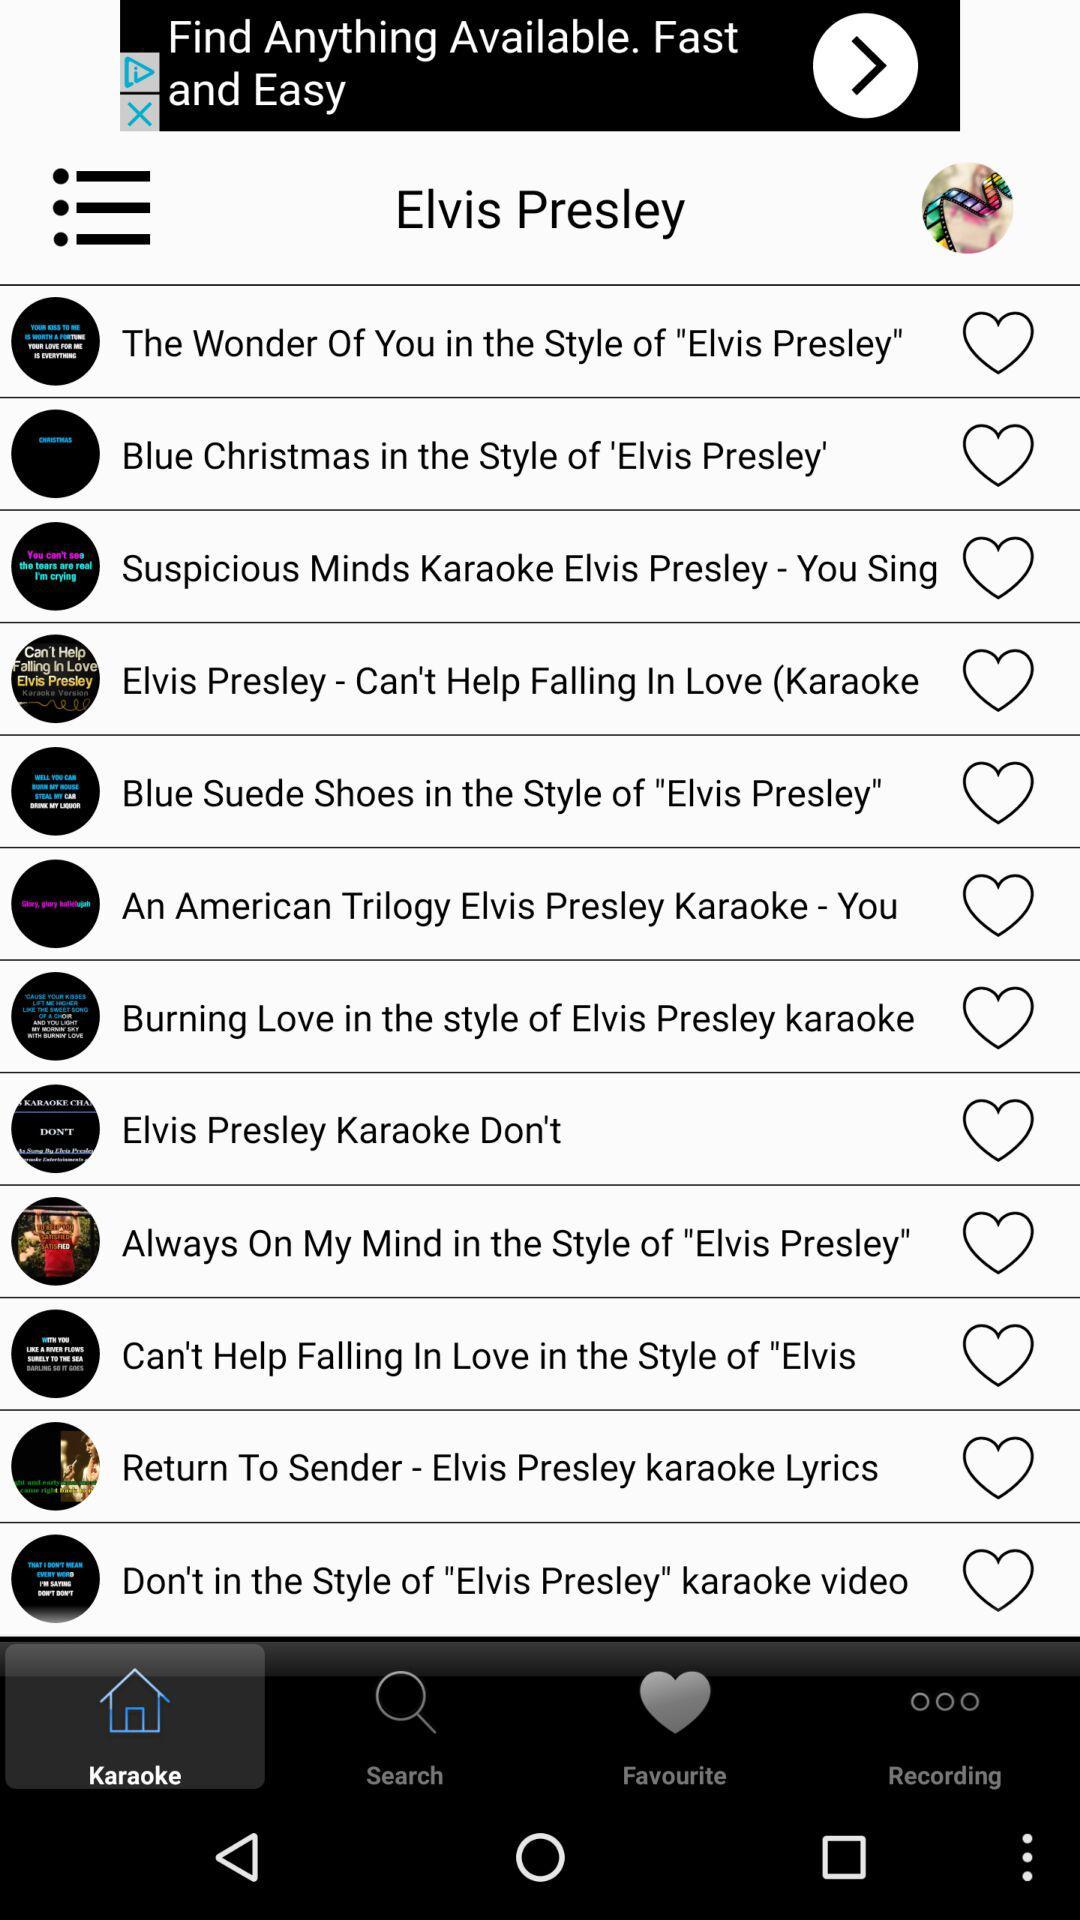 The image size is (1080, 1920). Describe the element at coordinates (998, 1577) in the screenshot. I see `love selection` at that location.